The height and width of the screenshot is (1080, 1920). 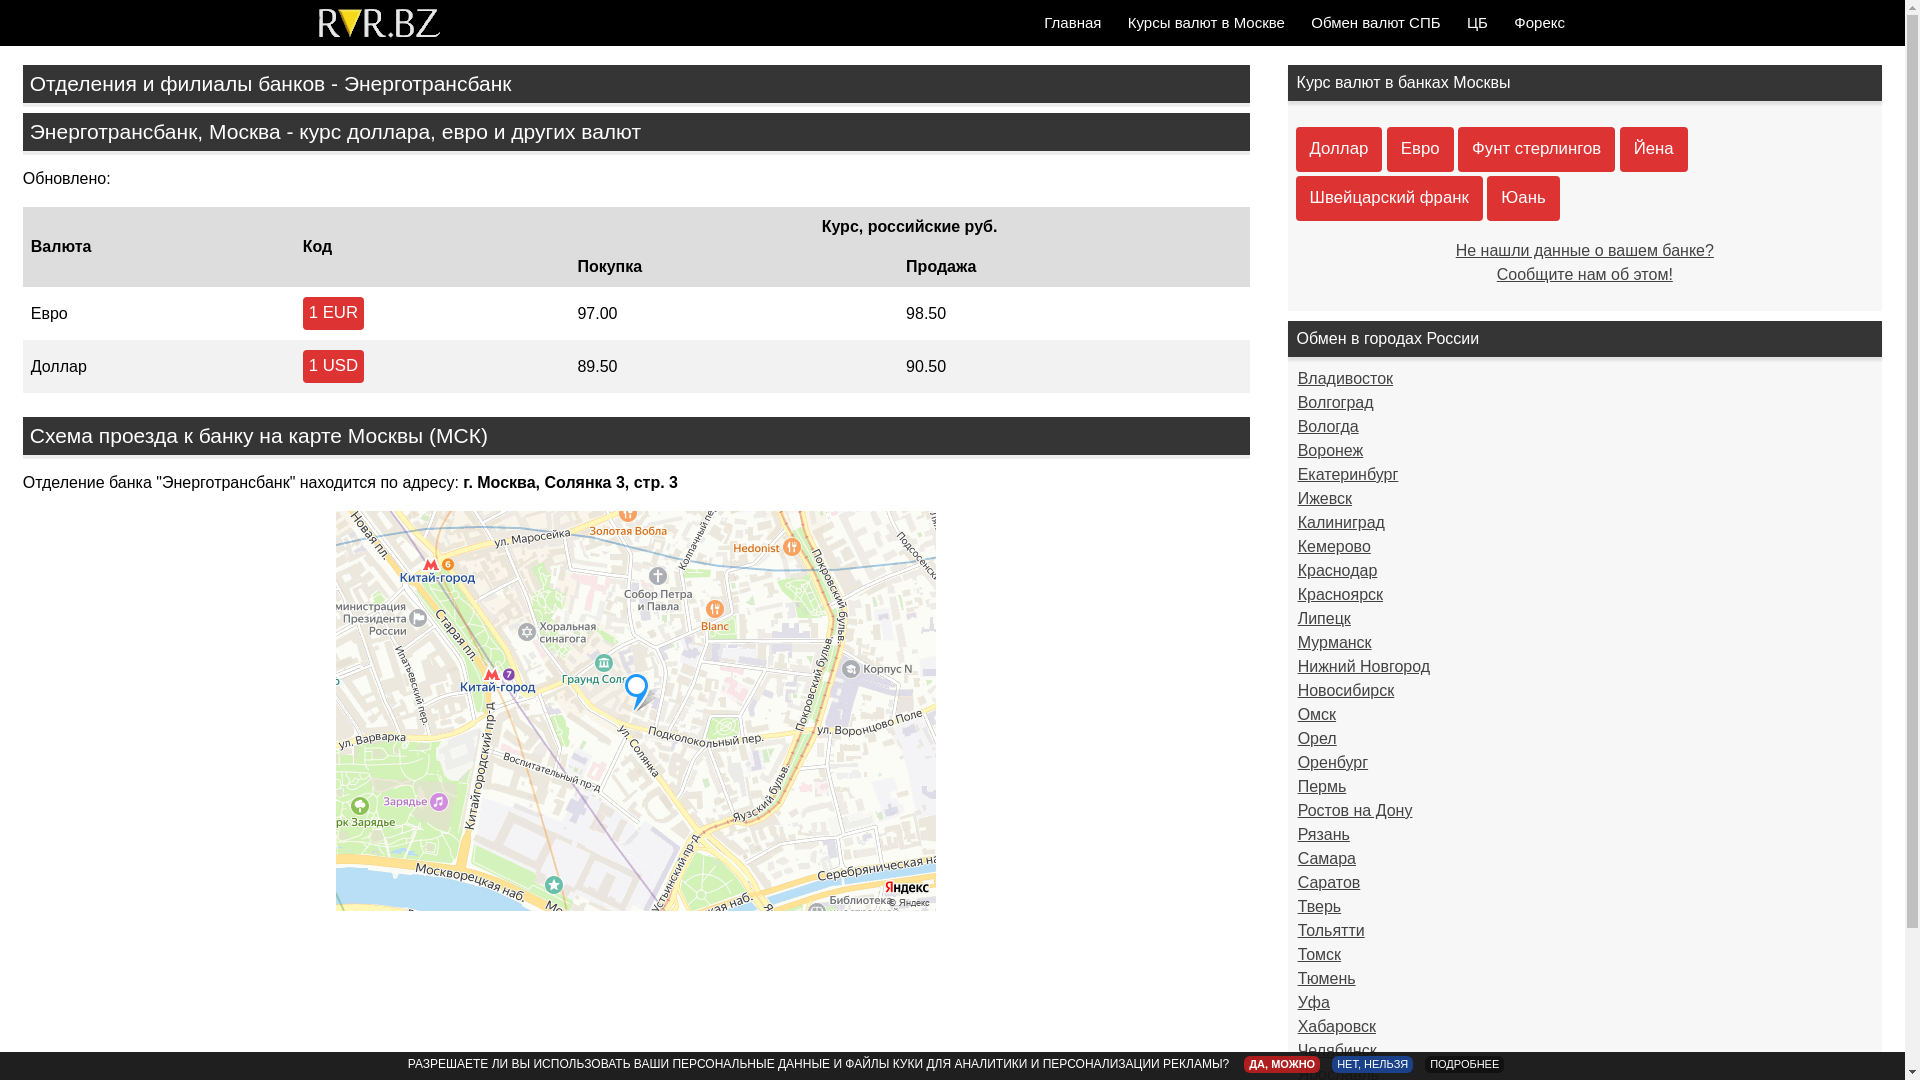 What do you see at coordinates (333, 366) in the screenshot?
I see `'1 USD'` at bounding box center [333, 366].